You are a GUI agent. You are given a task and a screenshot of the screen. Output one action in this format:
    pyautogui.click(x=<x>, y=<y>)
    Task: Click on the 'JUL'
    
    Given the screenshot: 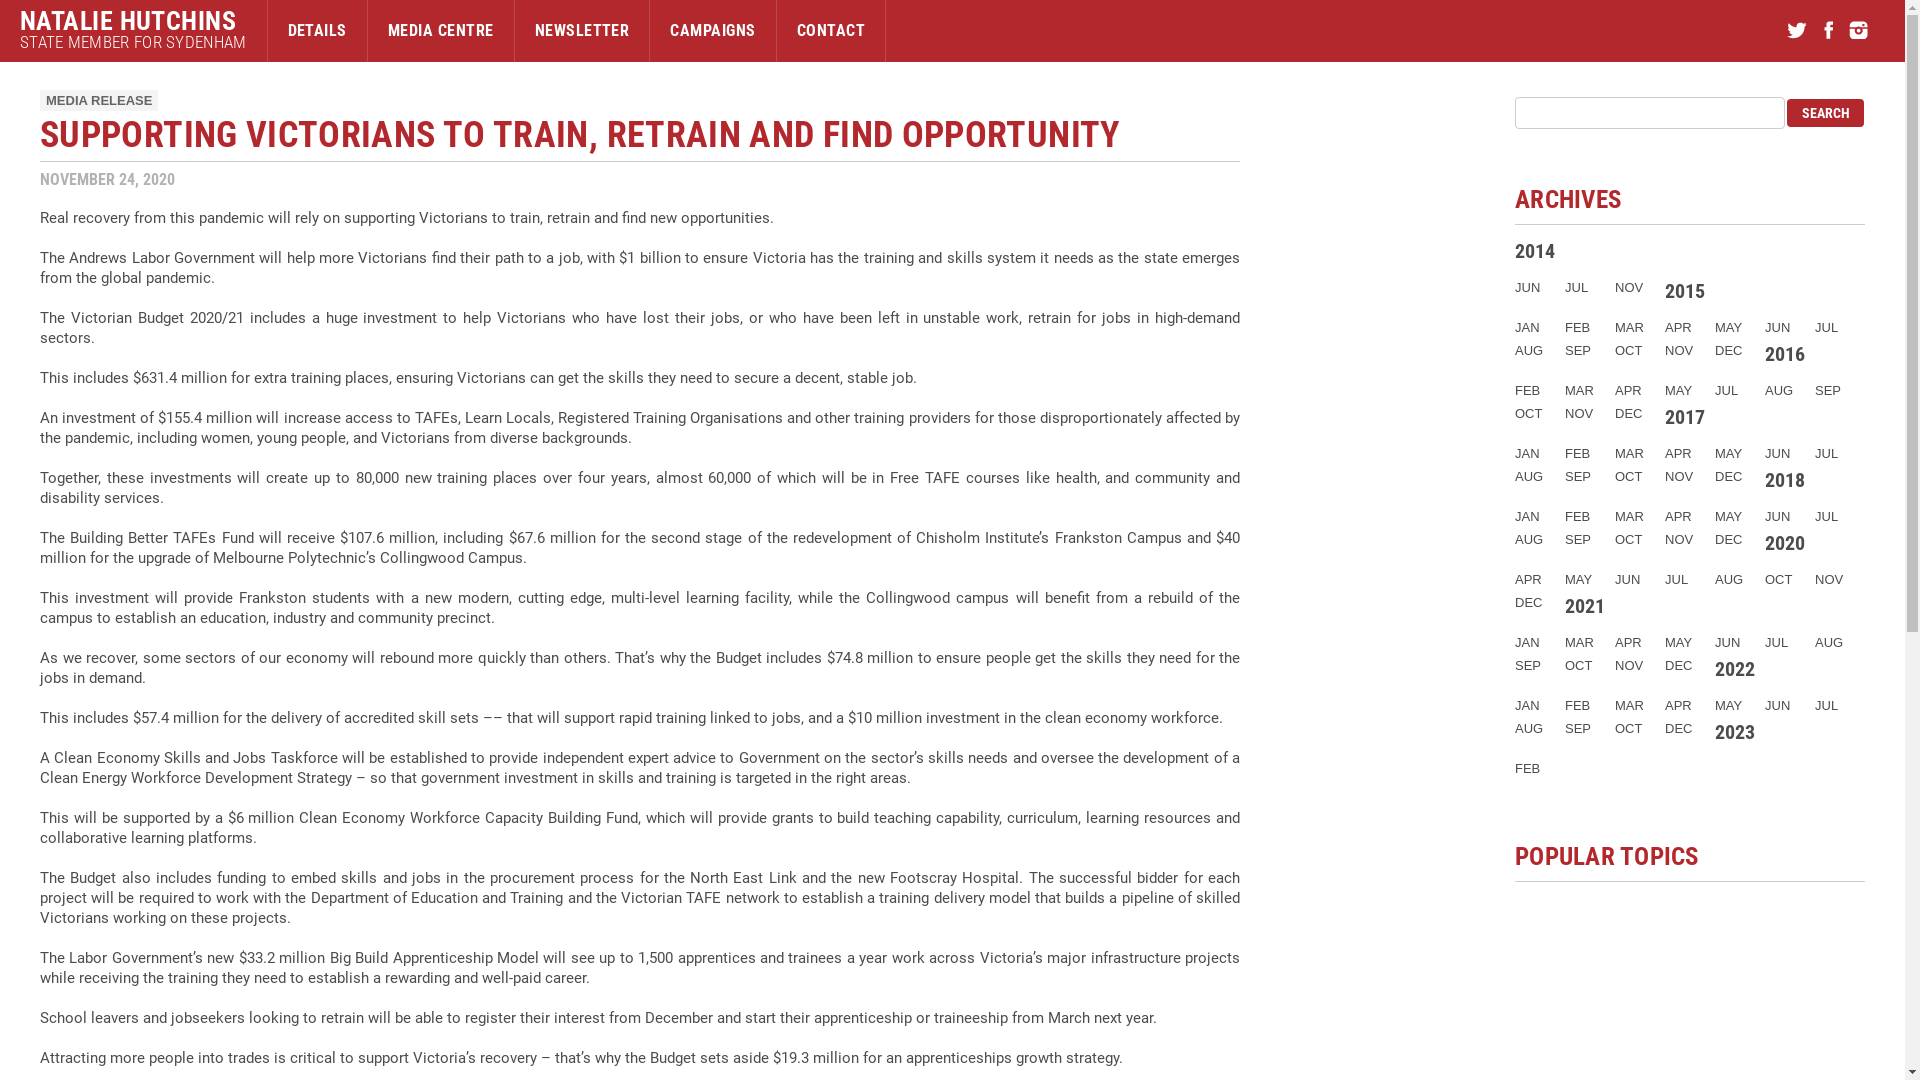 What is the action you would take?
    pyautogui.click(x=1575, y=287)
    